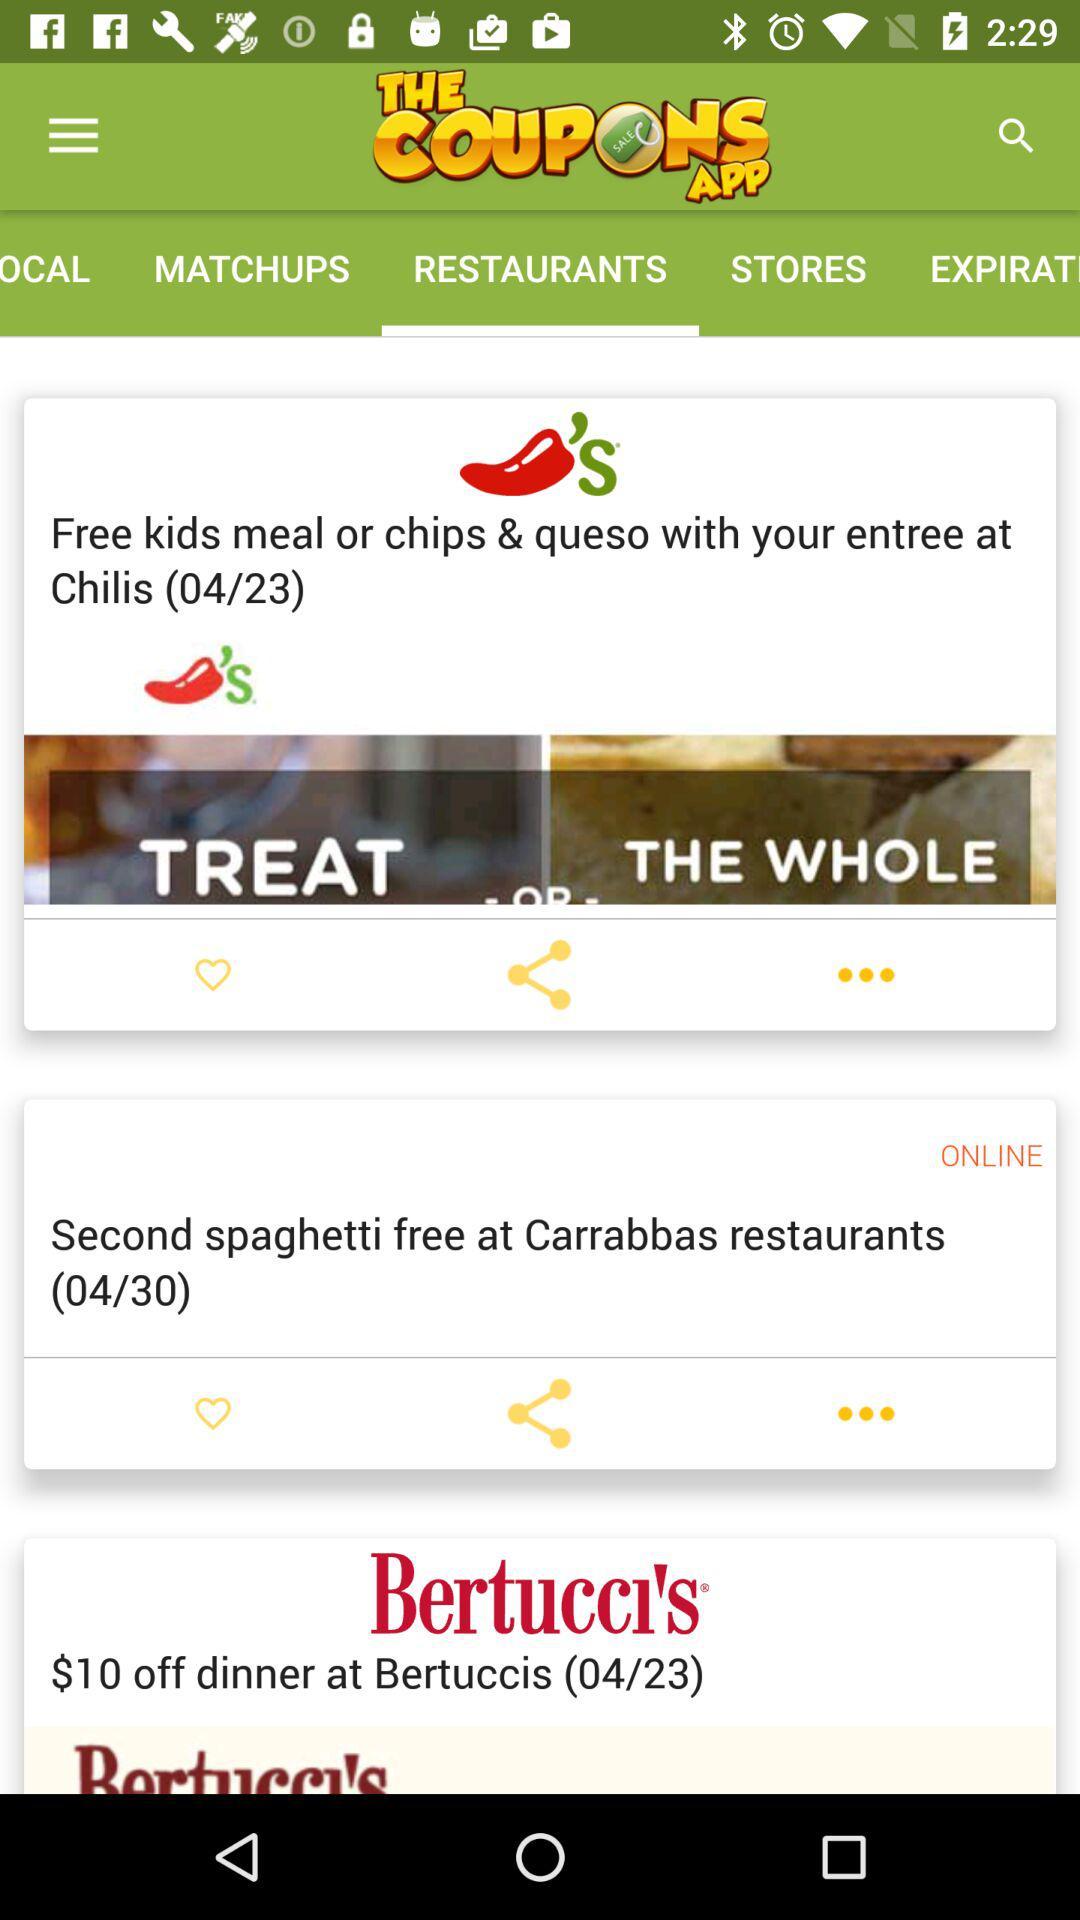 This screenshot has height=1920, width=1080. I want to click on 10 off dinner, so click(377, 1671).